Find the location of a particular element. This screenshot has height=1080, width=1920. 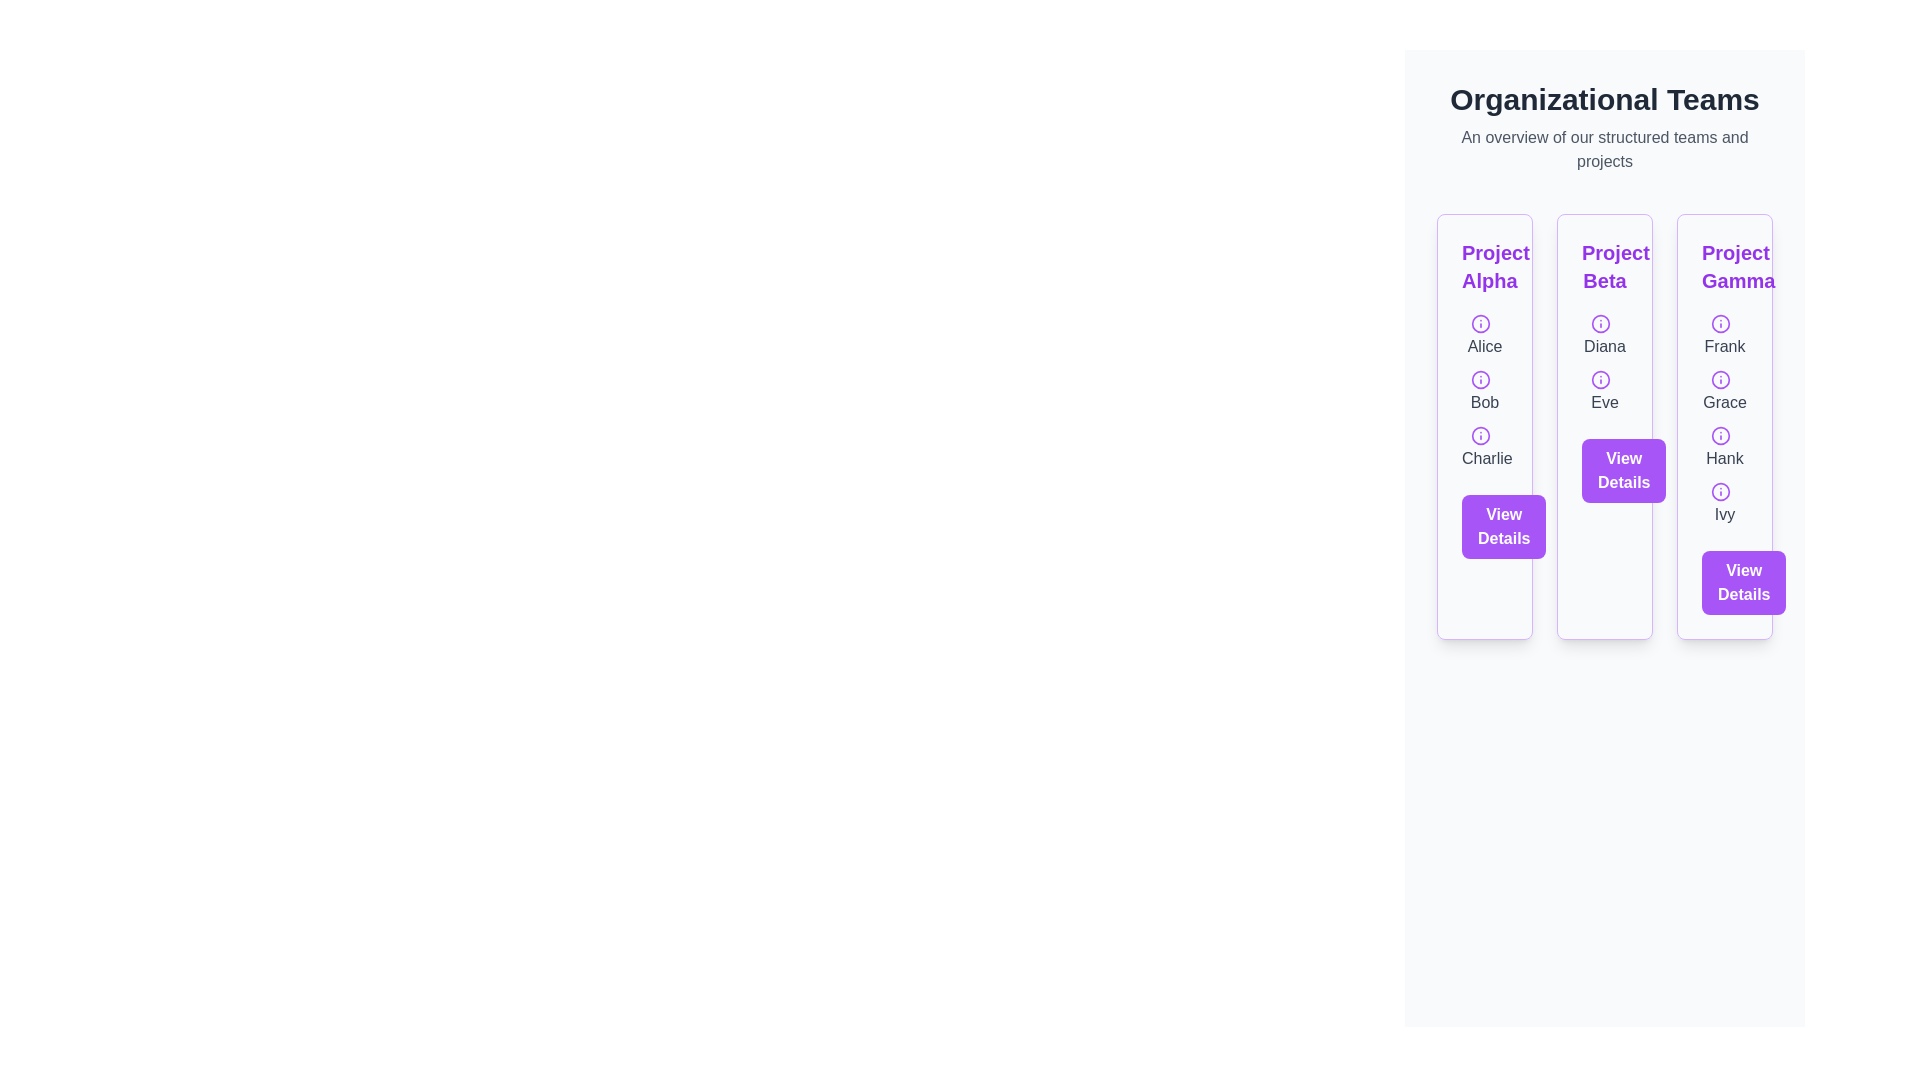

the text label that serves as the title for the second project card, located at the top of the middle card in the interface is located at coordinates (1604, 265).